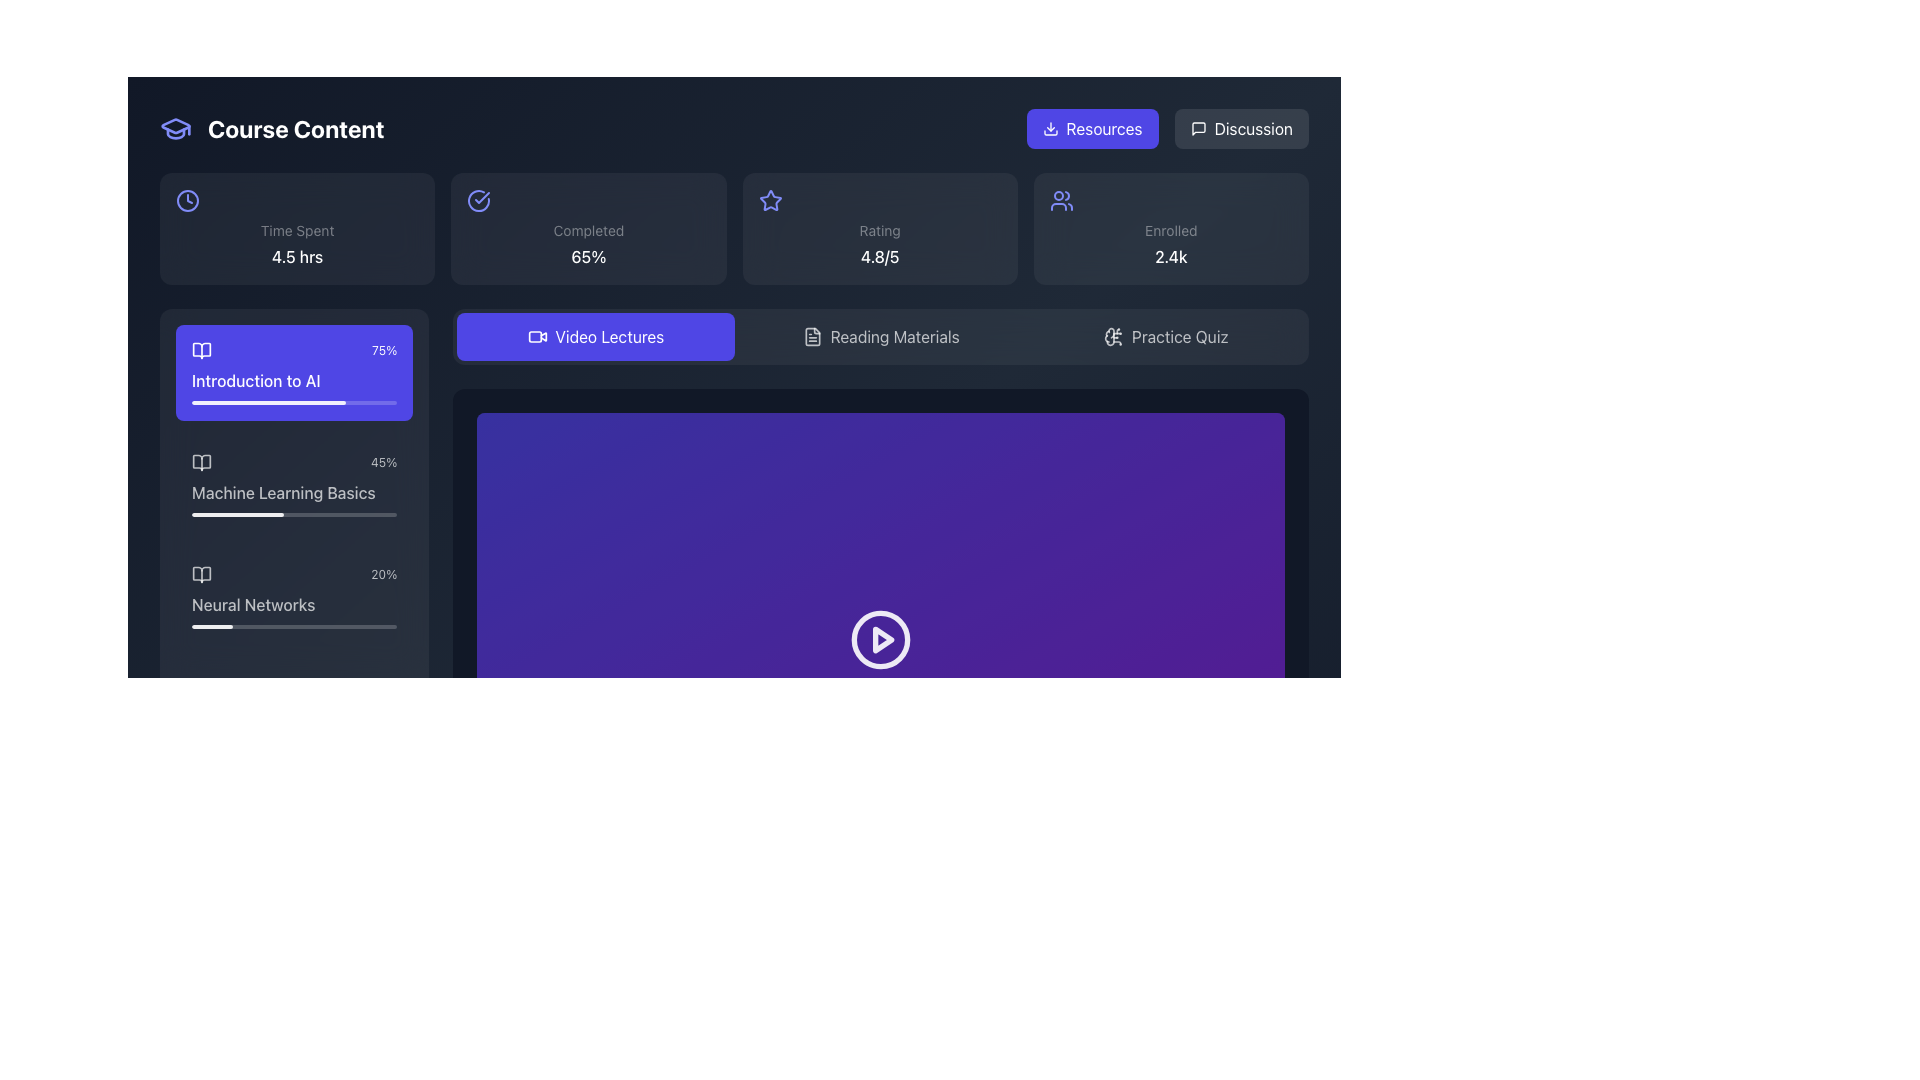 The width and height of the screenshot is (1920, 1080). What do you see at coordinates (594, 335) in the screenshot?
I see `the leftmost navigational button located below the top section of the interface` at bounding box center [594, 335].